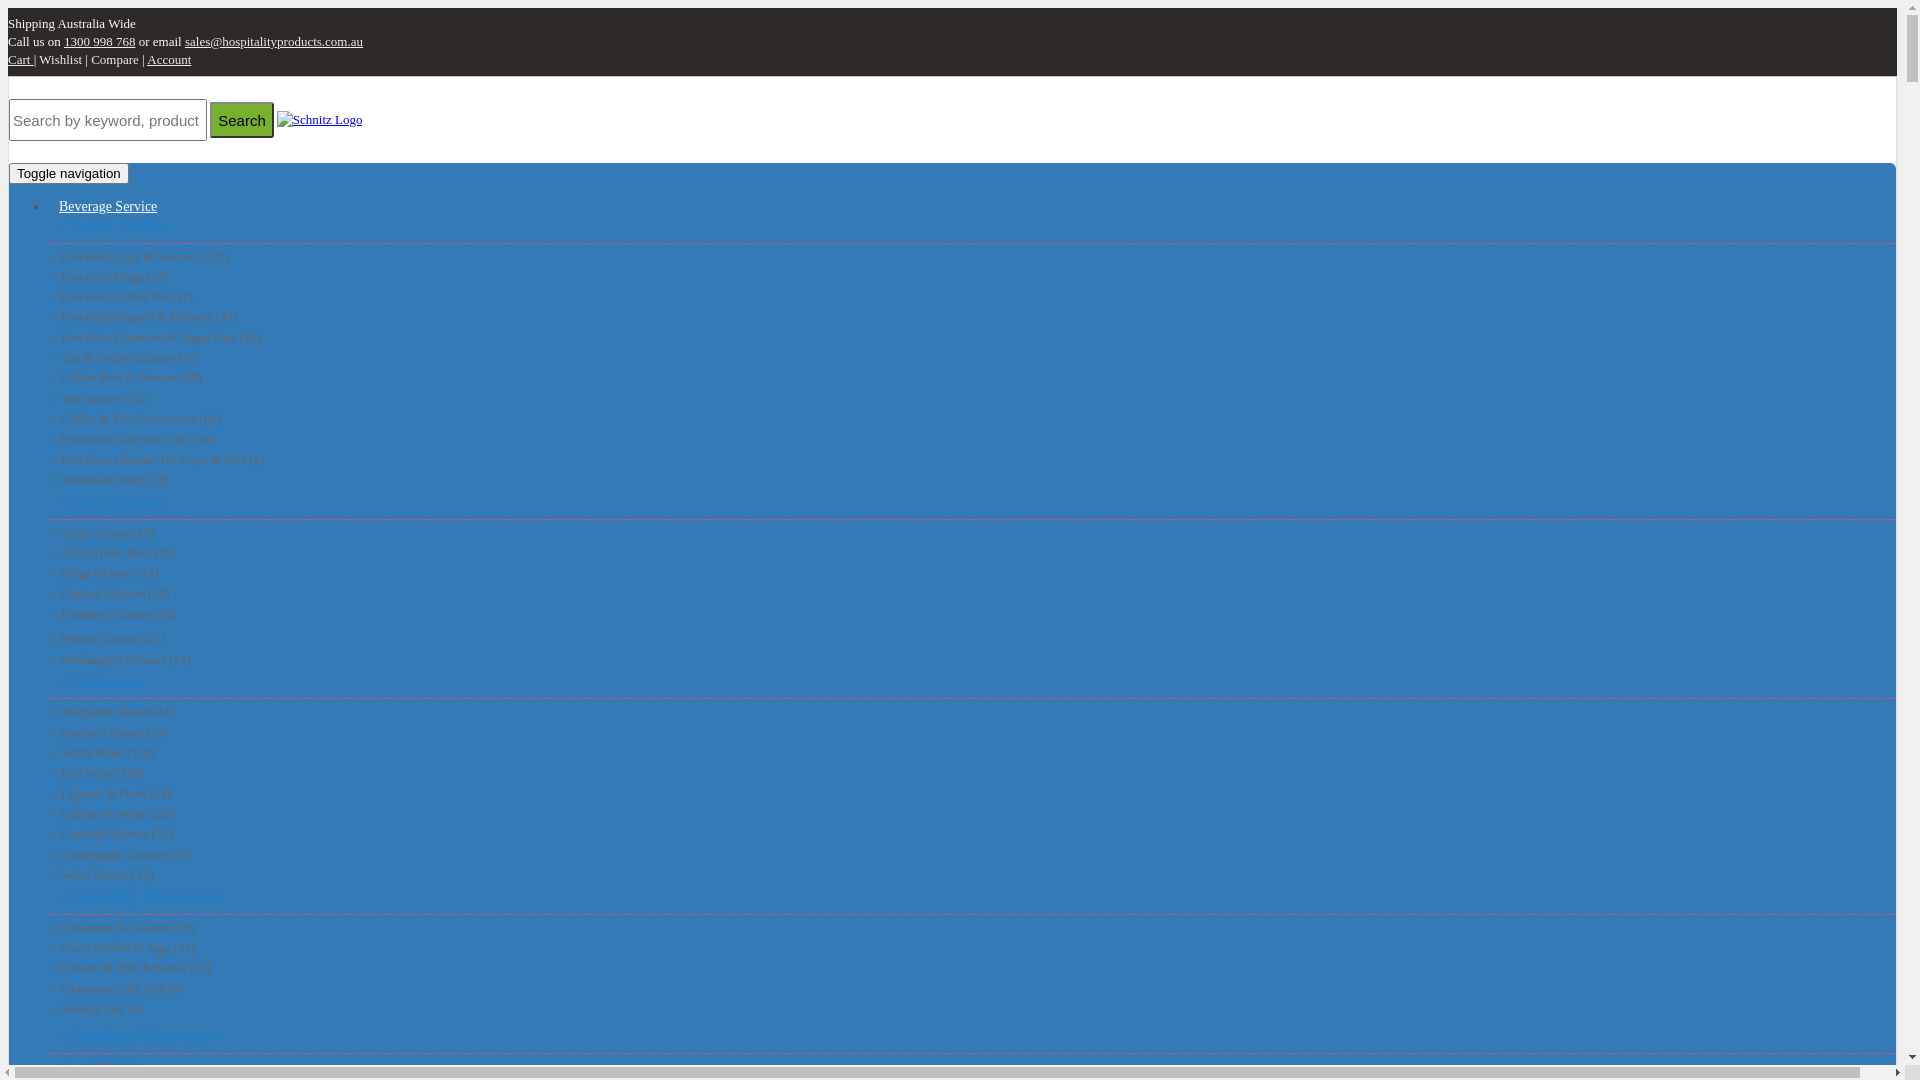 This screenshot has width=1920, height=1080. Describe the element at coordinates (63, 41) in the screenshot. I see `'1300 998 768'` at that location.